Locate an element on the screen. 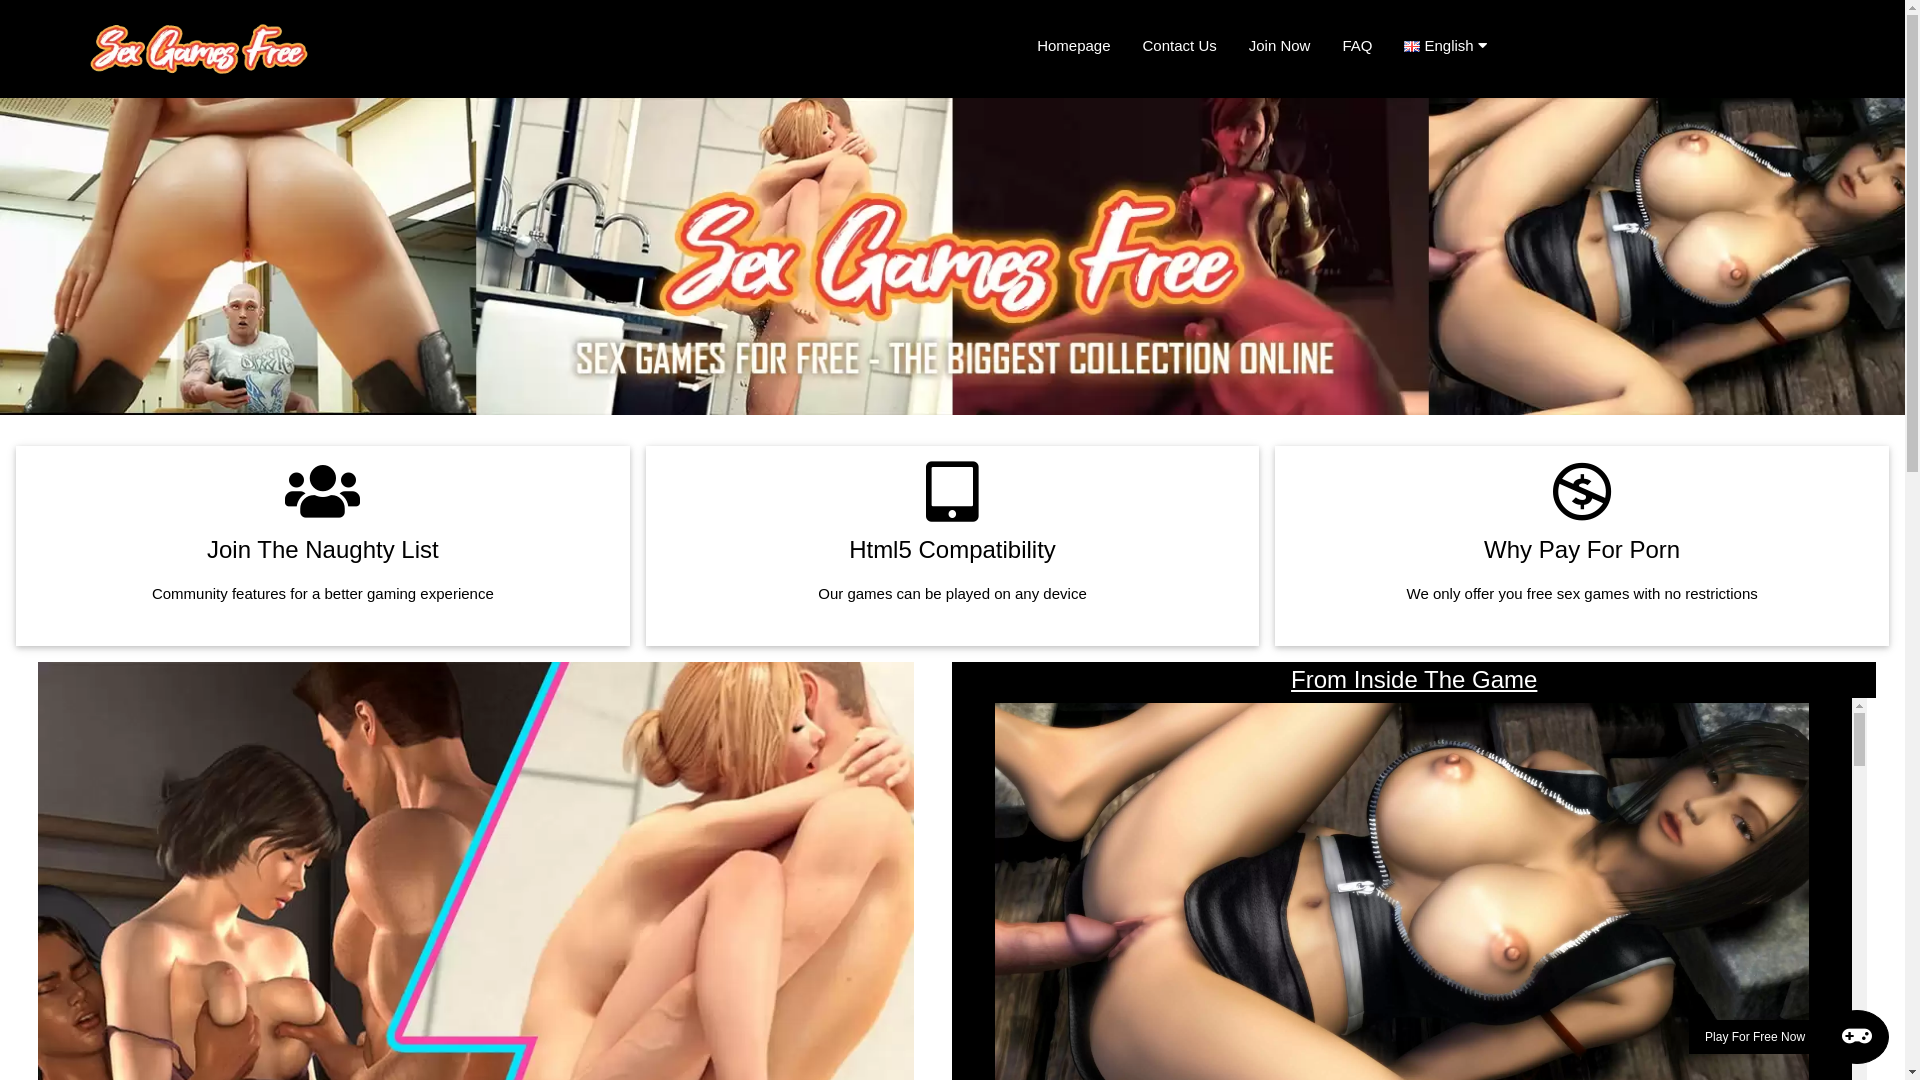 The image size is (1920, 1080). 'Homepage' is located at coordinates (1021, 45).